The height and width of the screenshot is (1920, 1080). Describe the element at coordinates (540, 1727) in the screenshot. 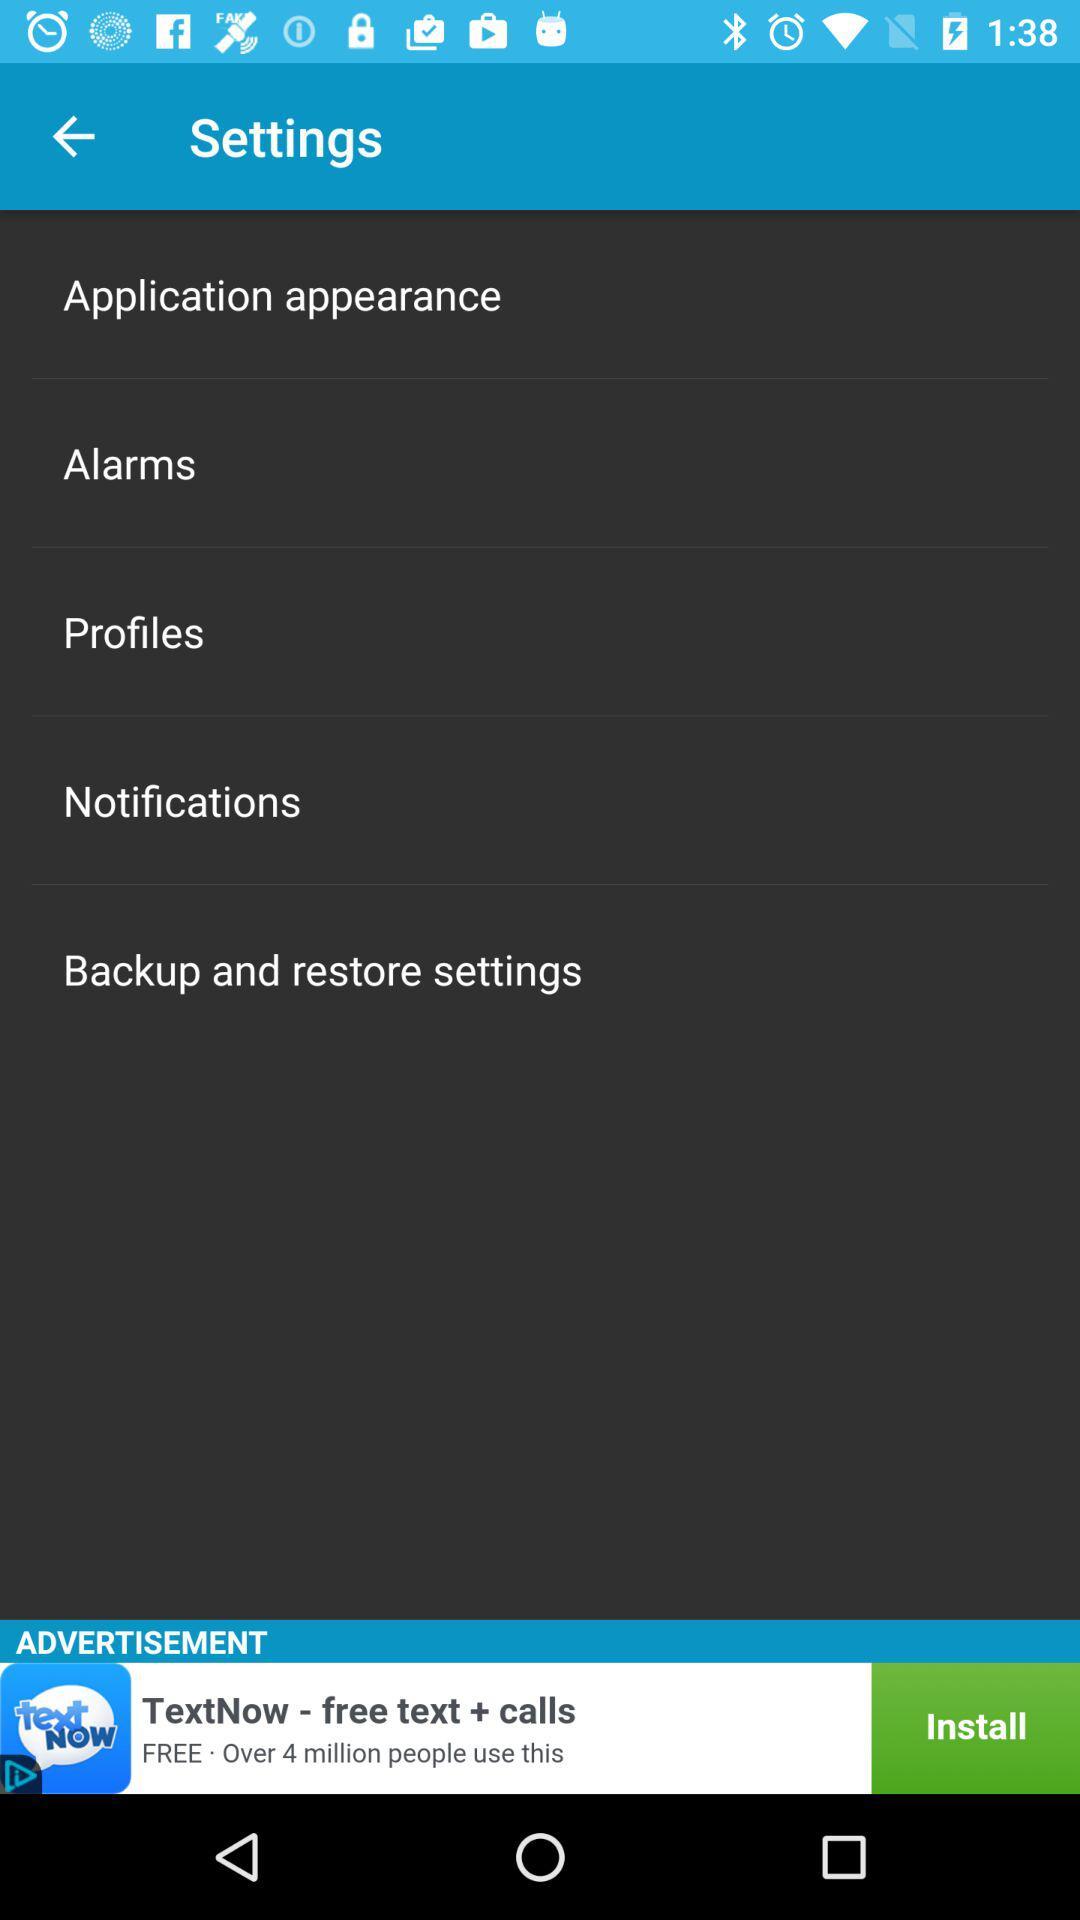

I see `textnow` at that location.